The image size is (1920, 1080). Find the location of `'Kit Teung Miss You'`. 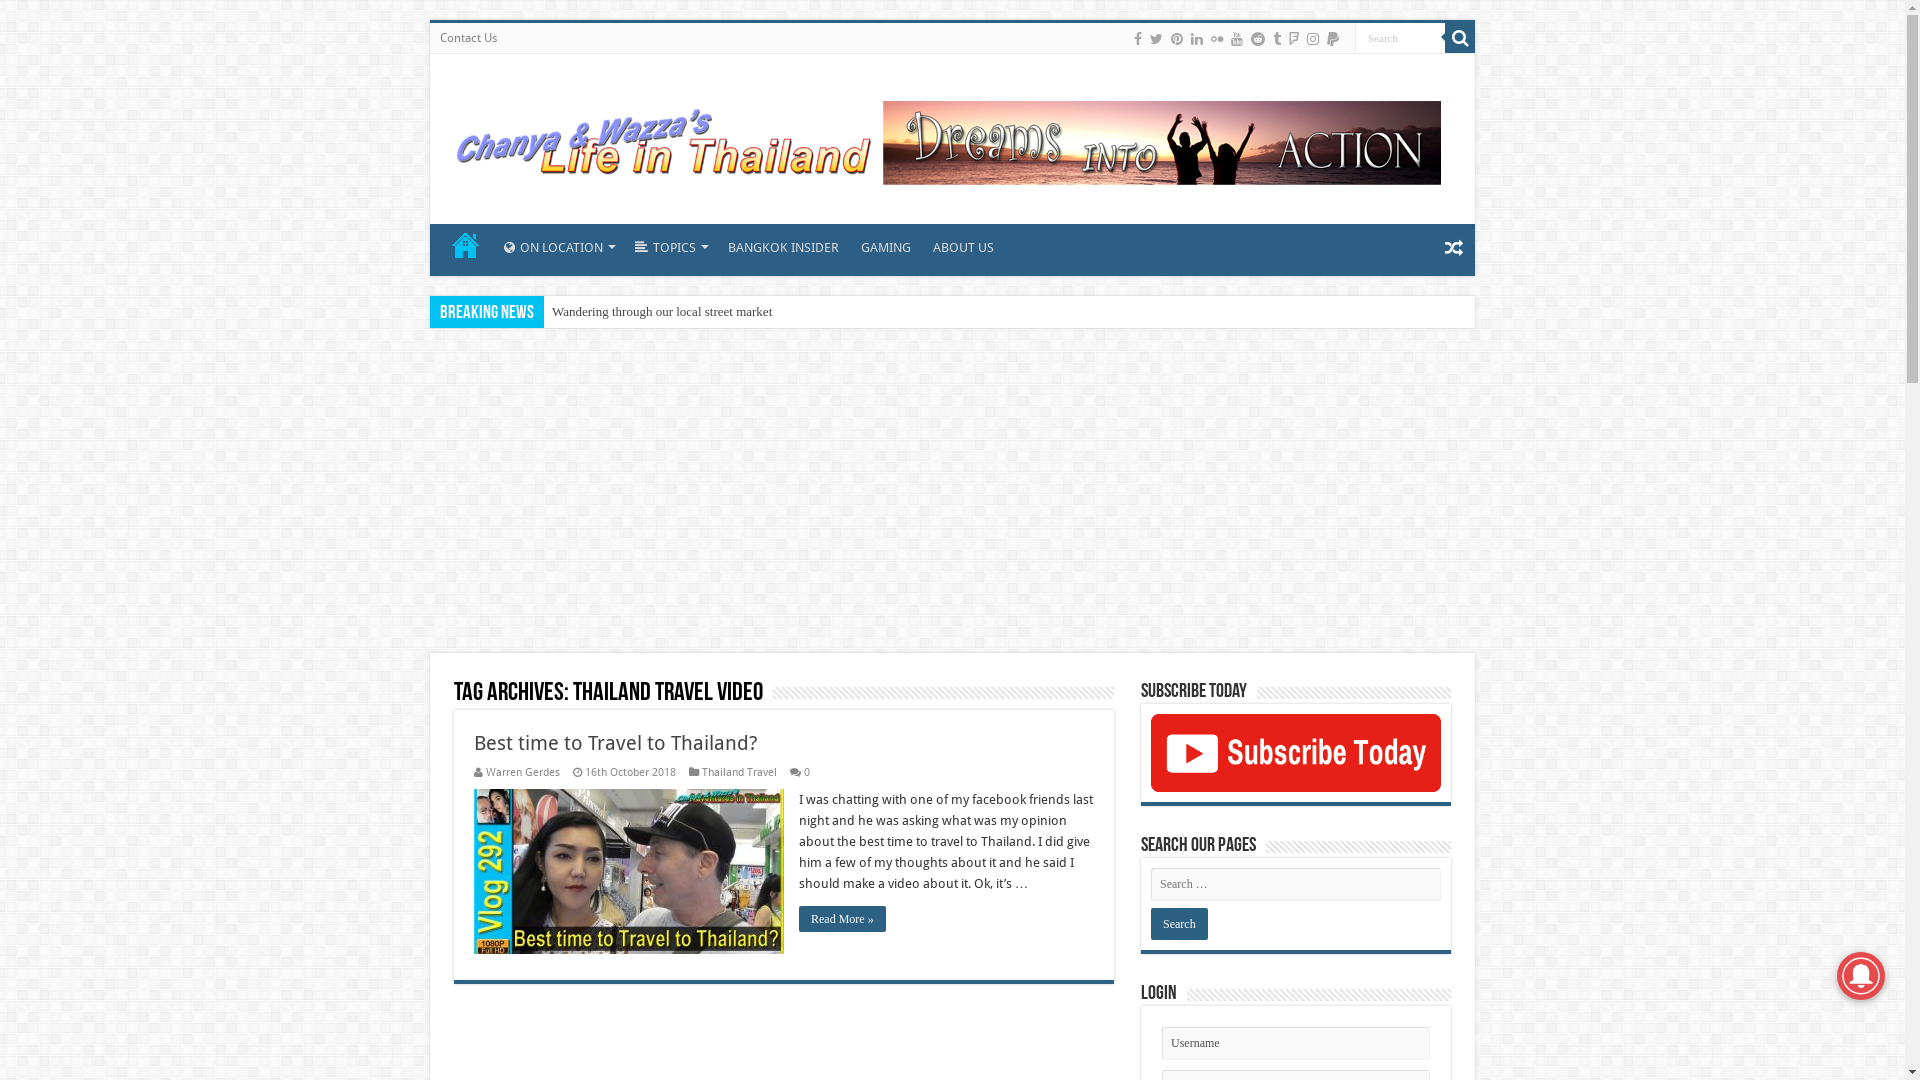

'Kit Teung Miss You' is located at coordinates (603, 312).